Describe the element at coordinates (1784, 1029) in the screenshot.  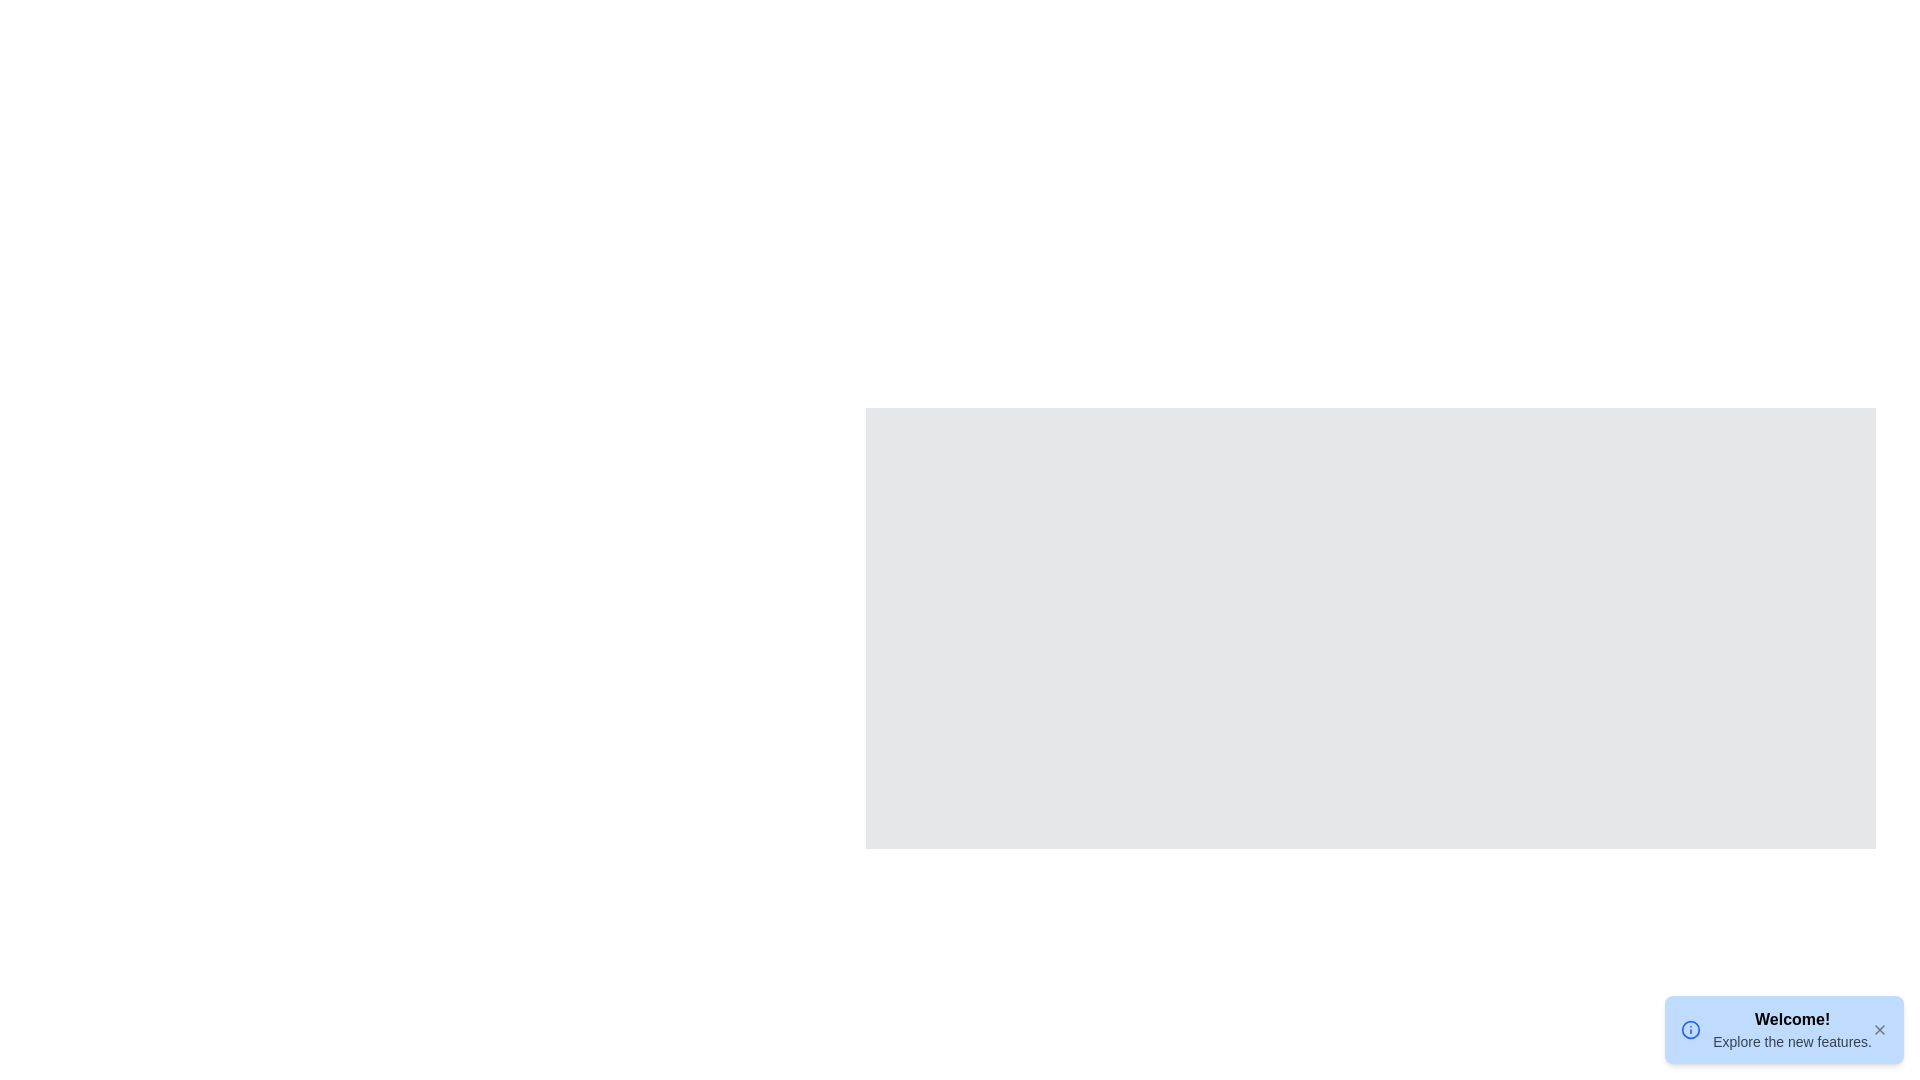
I see `message content from the Notification box that has a light blue background, bold text 'Welcome!', and smaller text 'Explore the new features.'` at that location.